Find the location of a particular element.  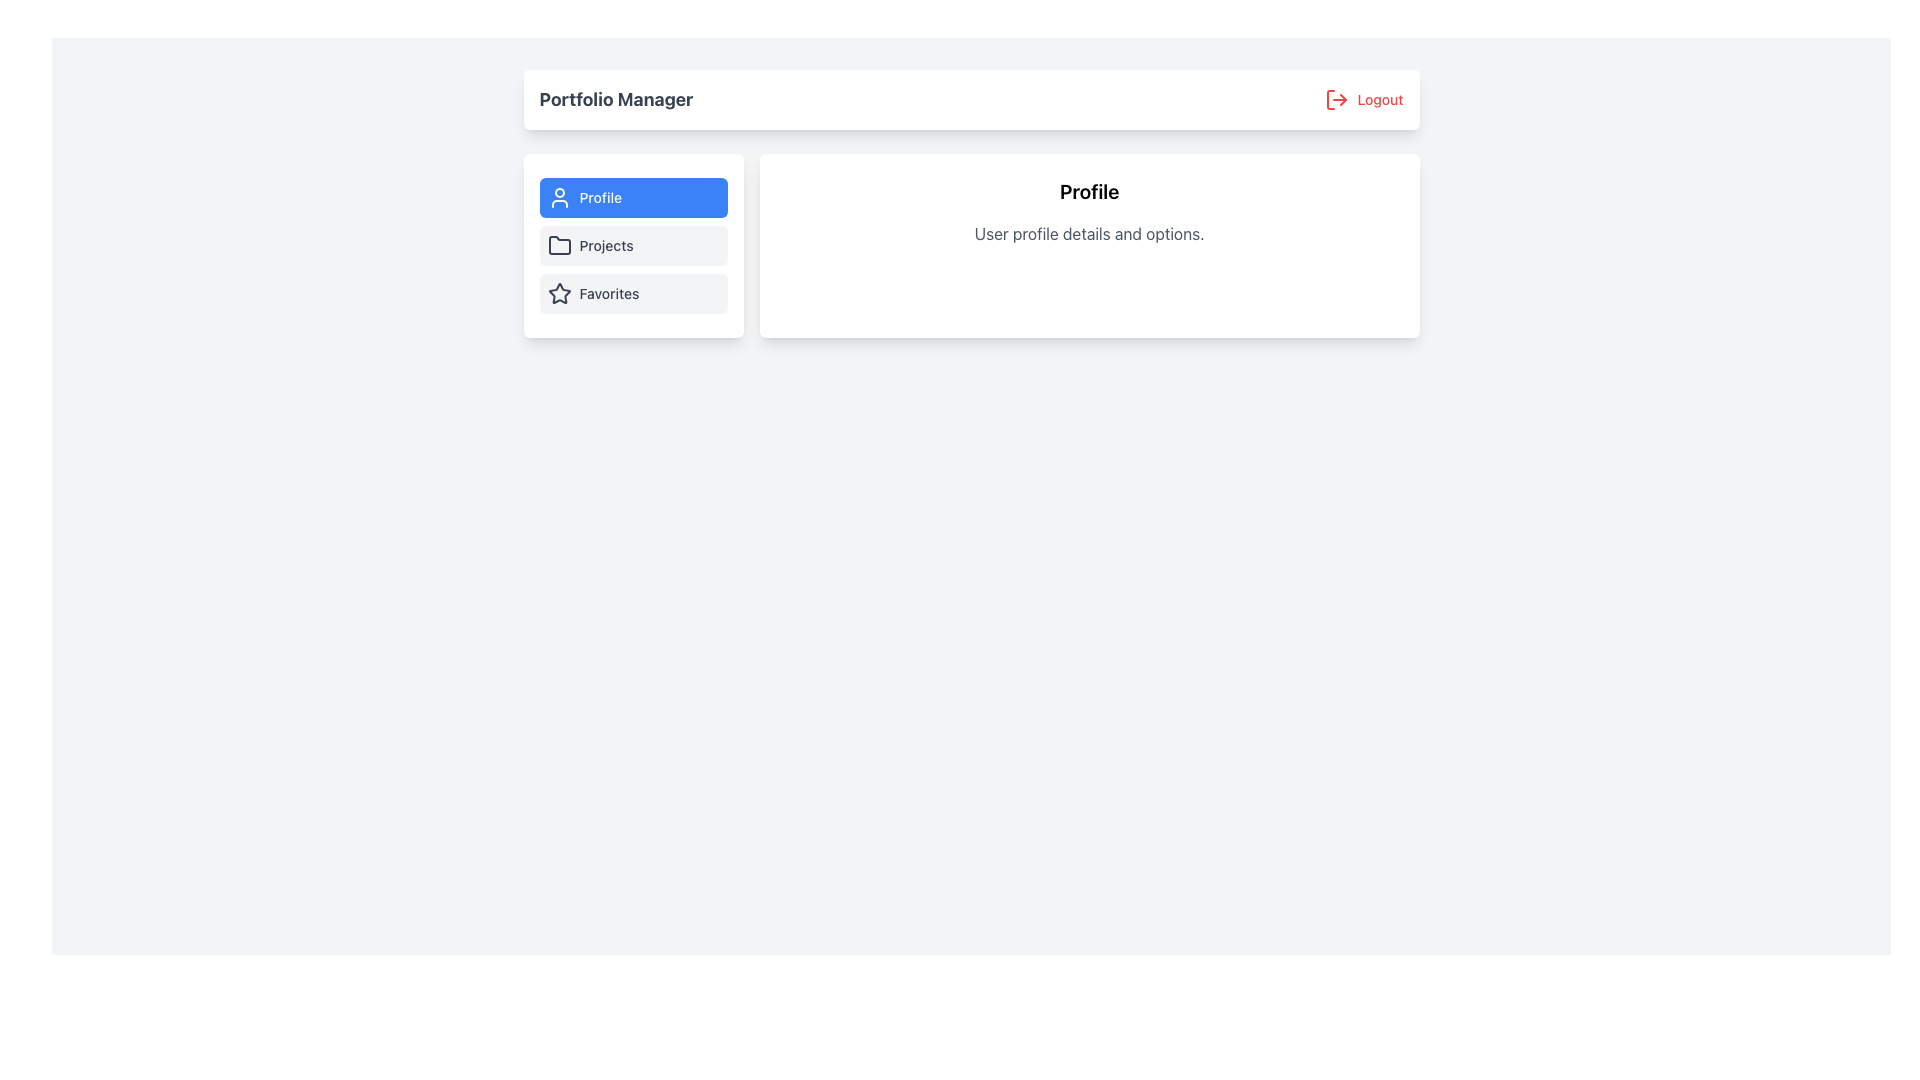

the navigation button located at the top of the vertical list on the left panel is located at coordinates (632, 197).